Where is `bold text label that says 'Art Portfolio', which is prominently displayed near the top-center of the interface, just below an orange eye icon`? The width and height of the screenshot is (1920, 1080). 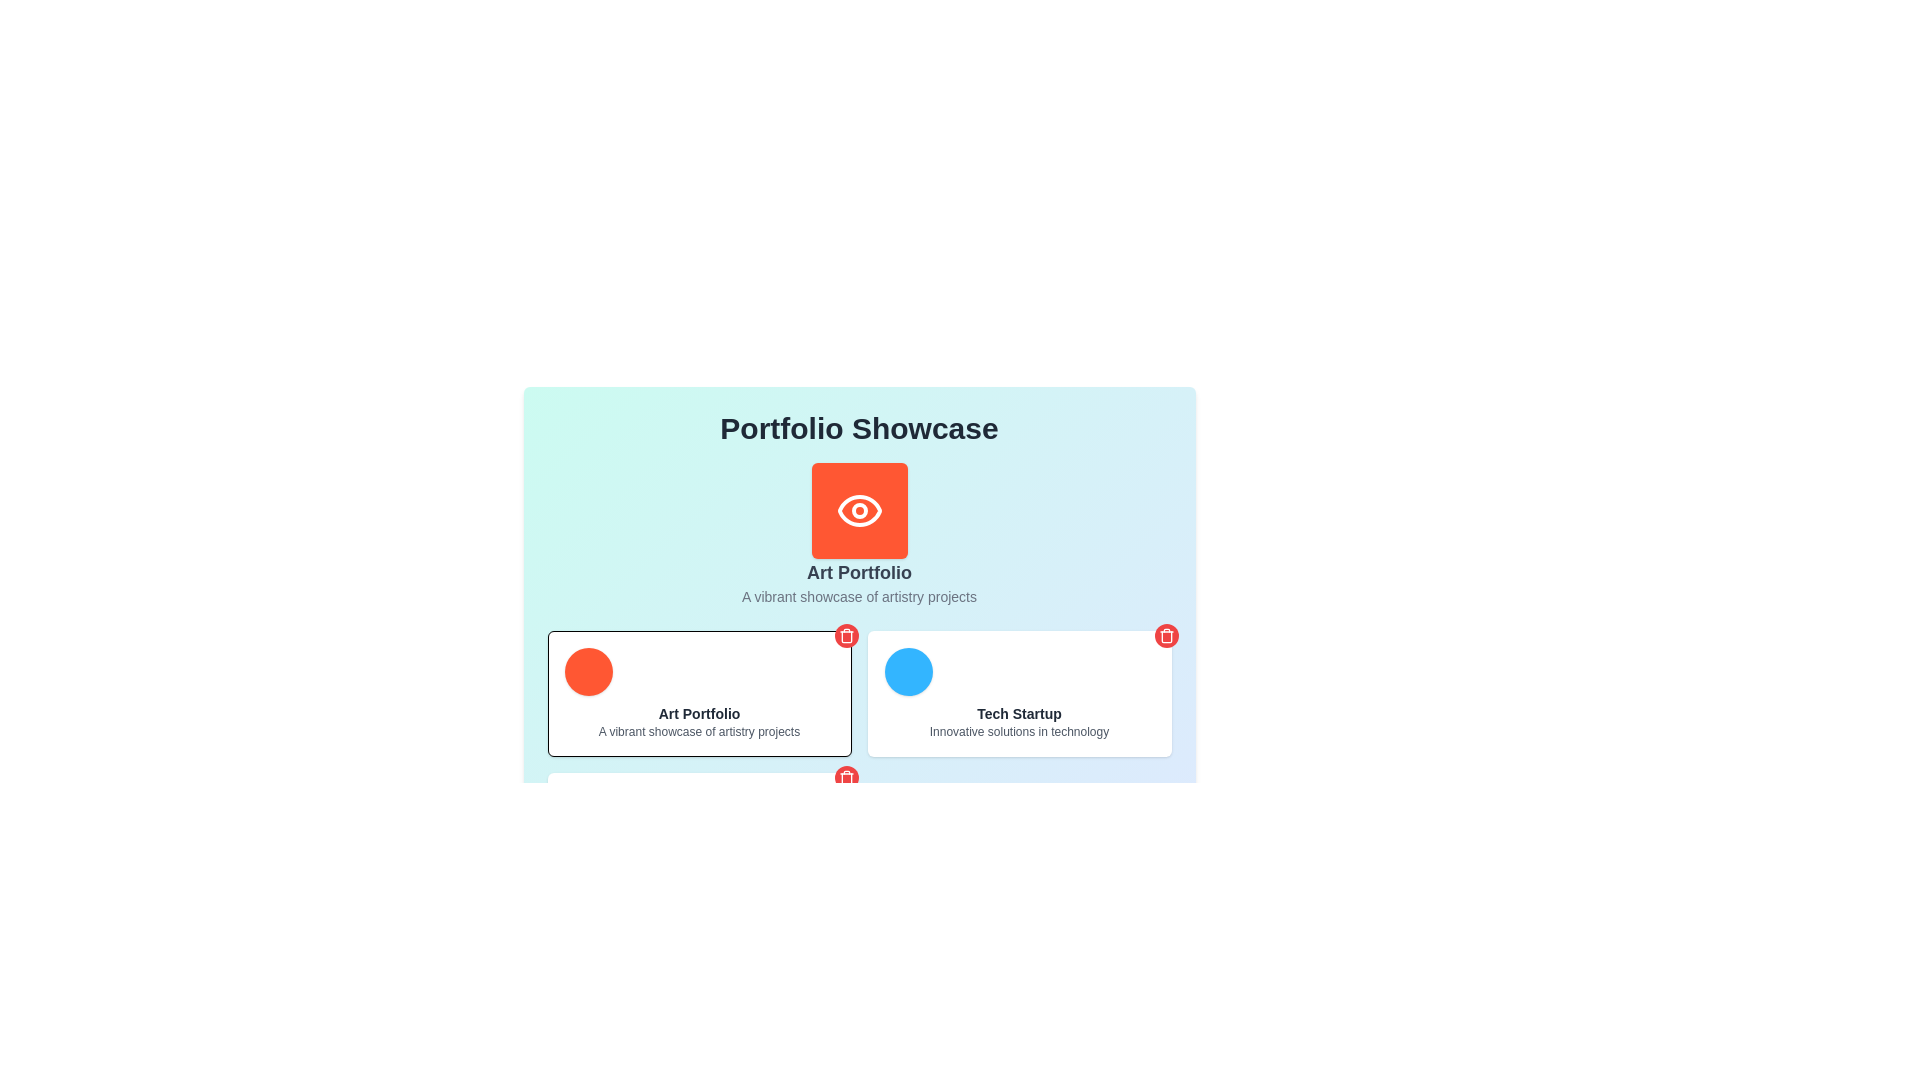 bold text label that says 'Art Portfolio', which is prominently displayed near the top-center of the interface, just below an orange eye icon is located at coordinates (859, 573).